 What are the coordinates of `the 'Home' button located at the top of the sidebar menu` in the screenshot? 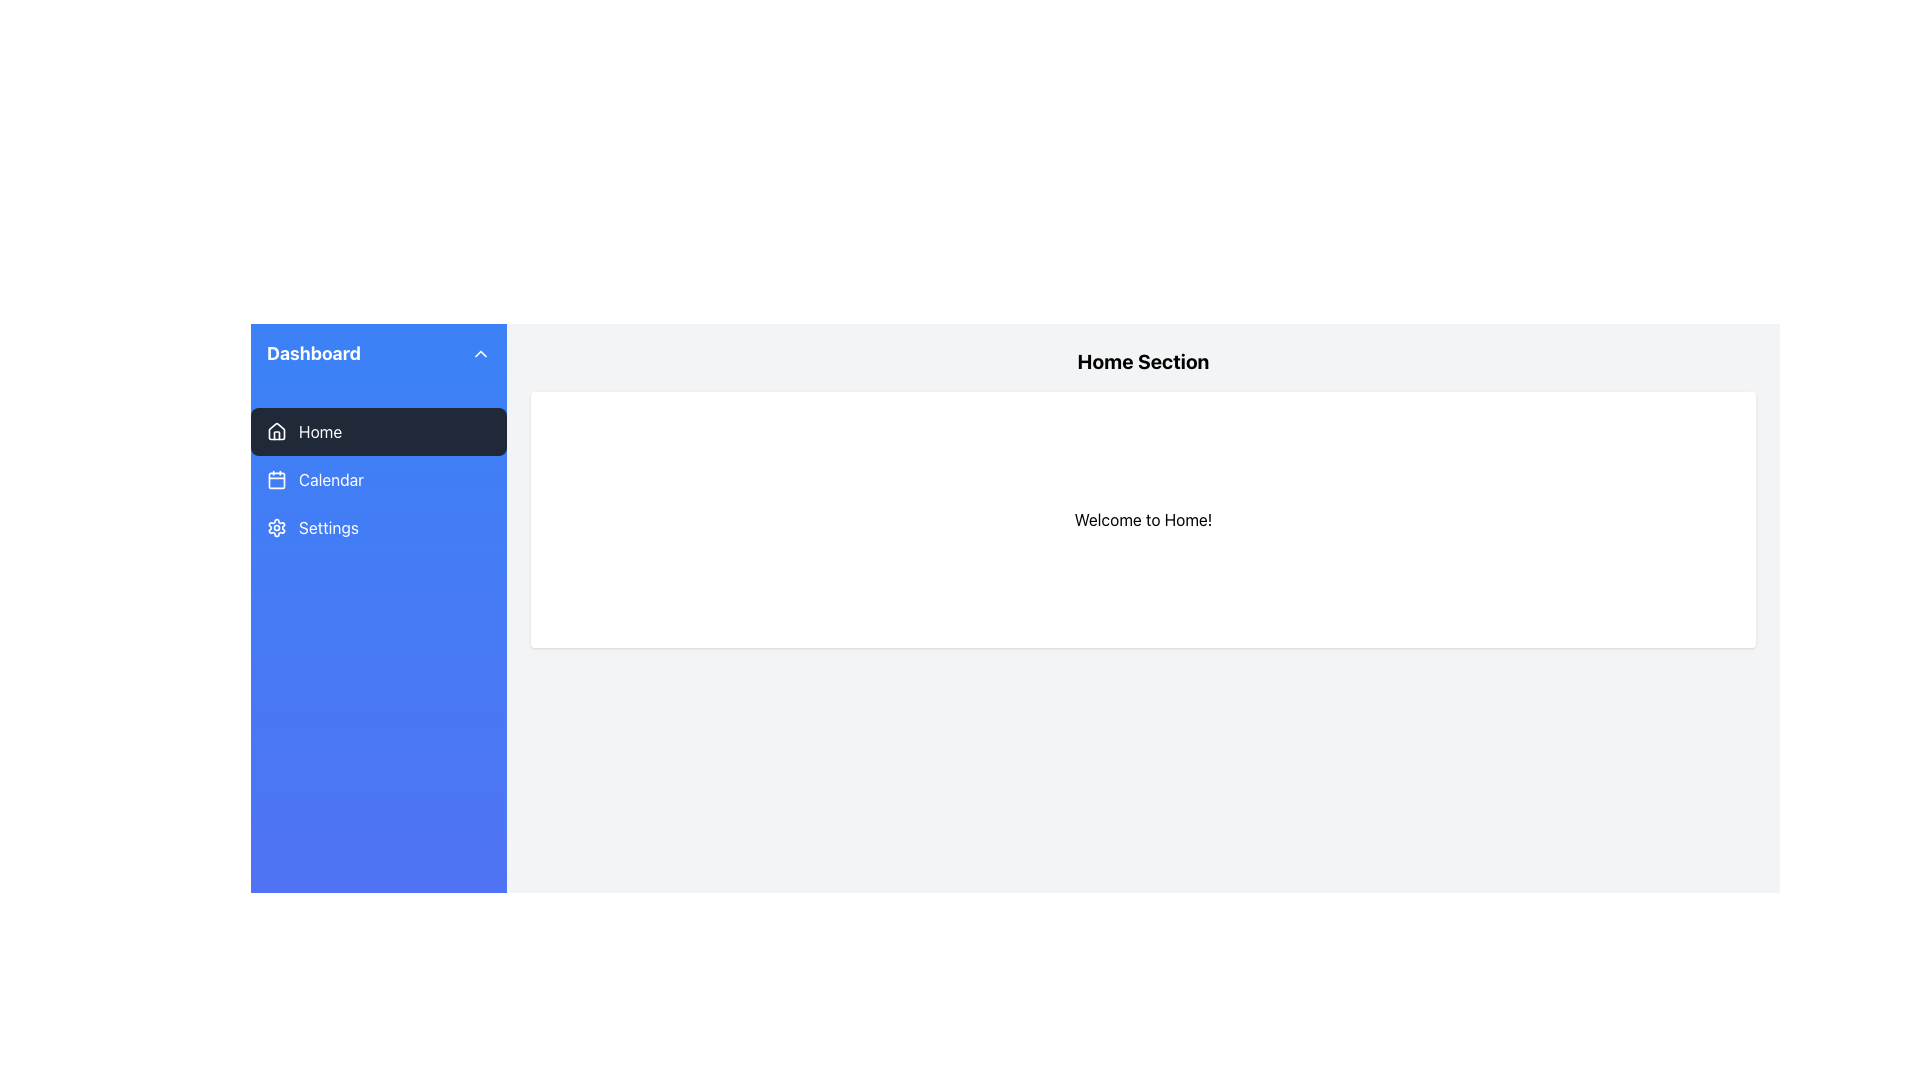 It's located at (379, 431).